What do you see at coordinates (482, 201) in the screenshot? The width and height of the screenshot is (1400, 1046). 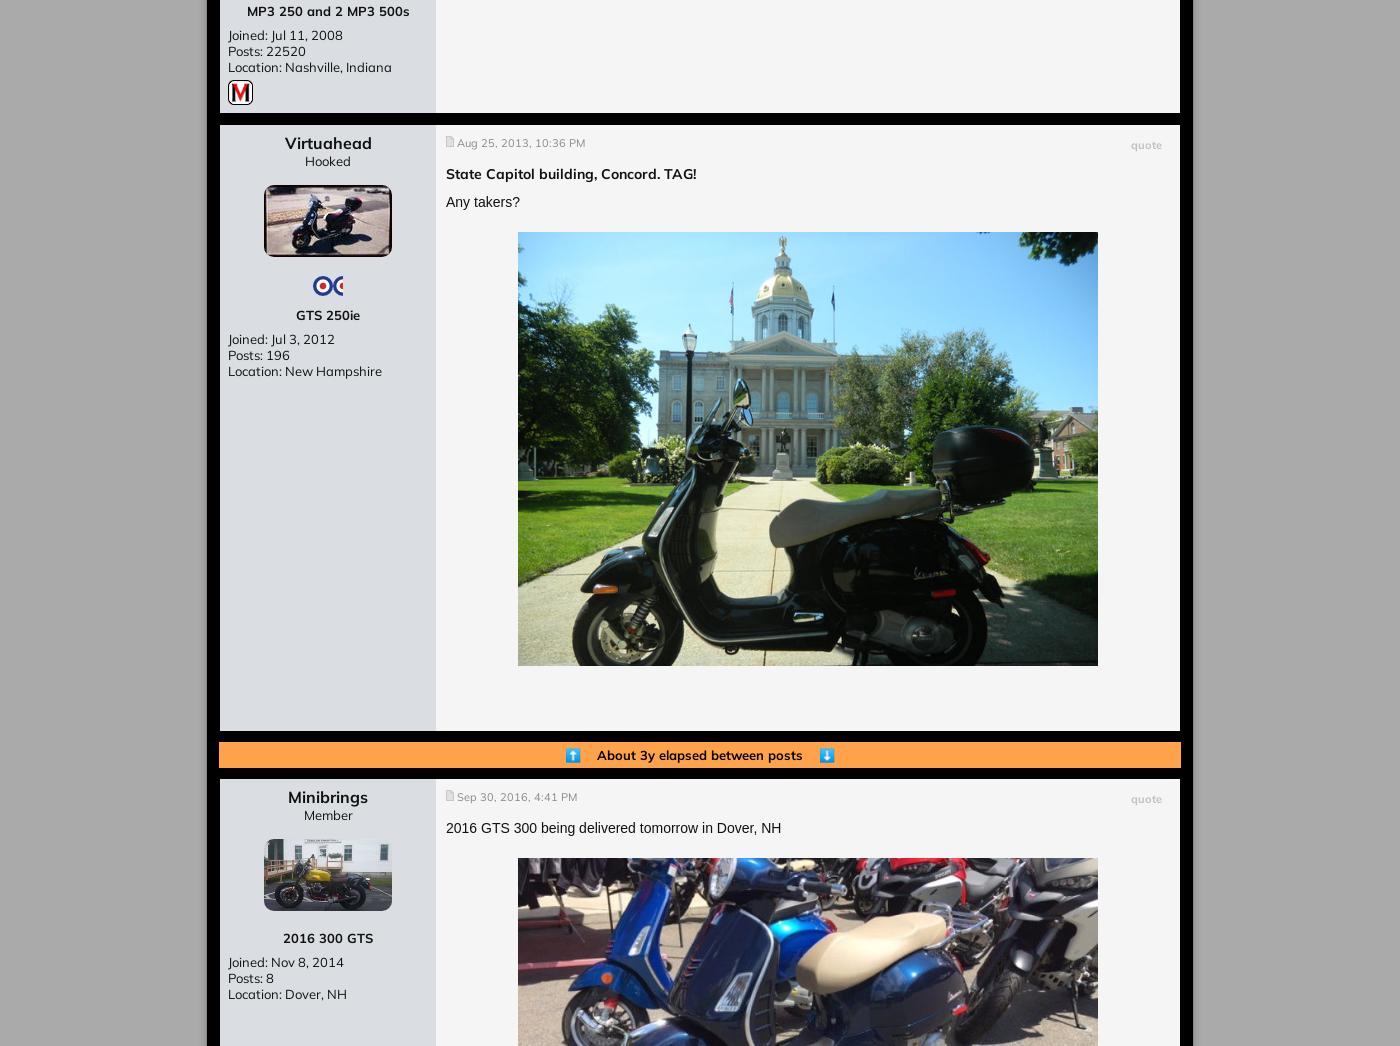 I see `'Any takers?'` at bounding box center [482, 201].